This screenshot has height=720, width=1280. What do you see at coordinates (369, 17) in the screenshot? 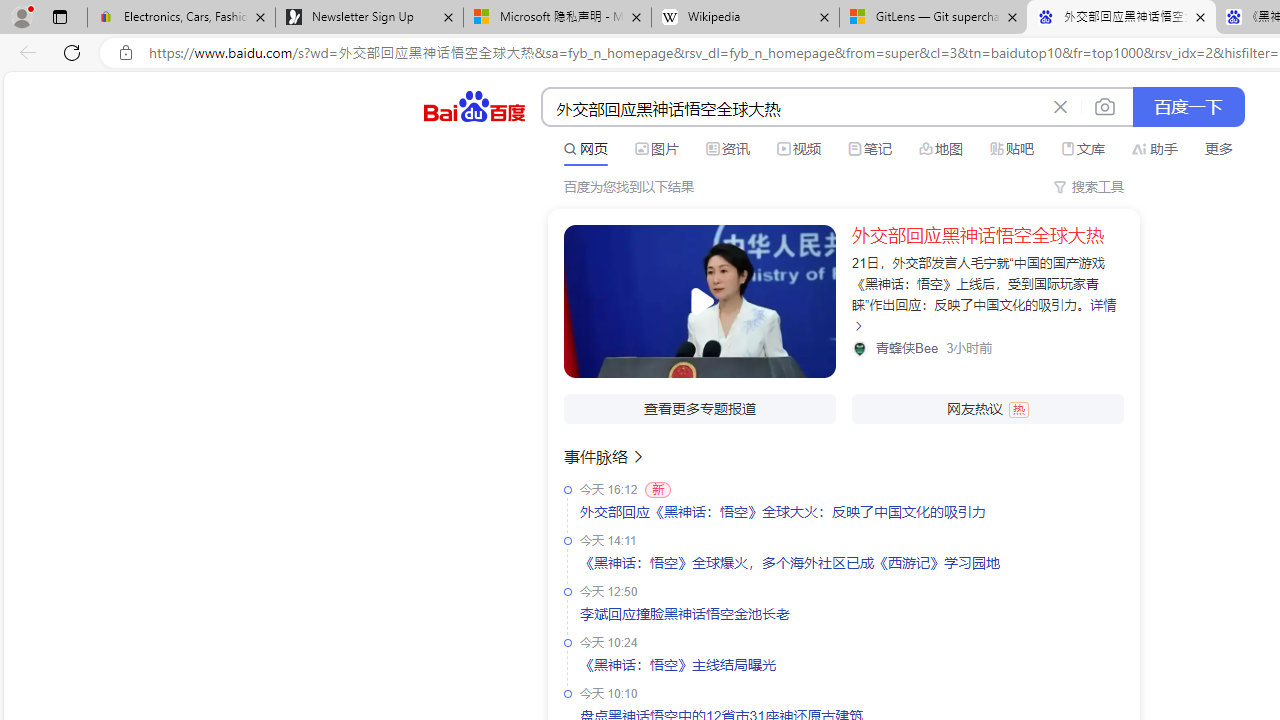
I see `'Newsletter Sign Up'` at bounding box center [369, 17].